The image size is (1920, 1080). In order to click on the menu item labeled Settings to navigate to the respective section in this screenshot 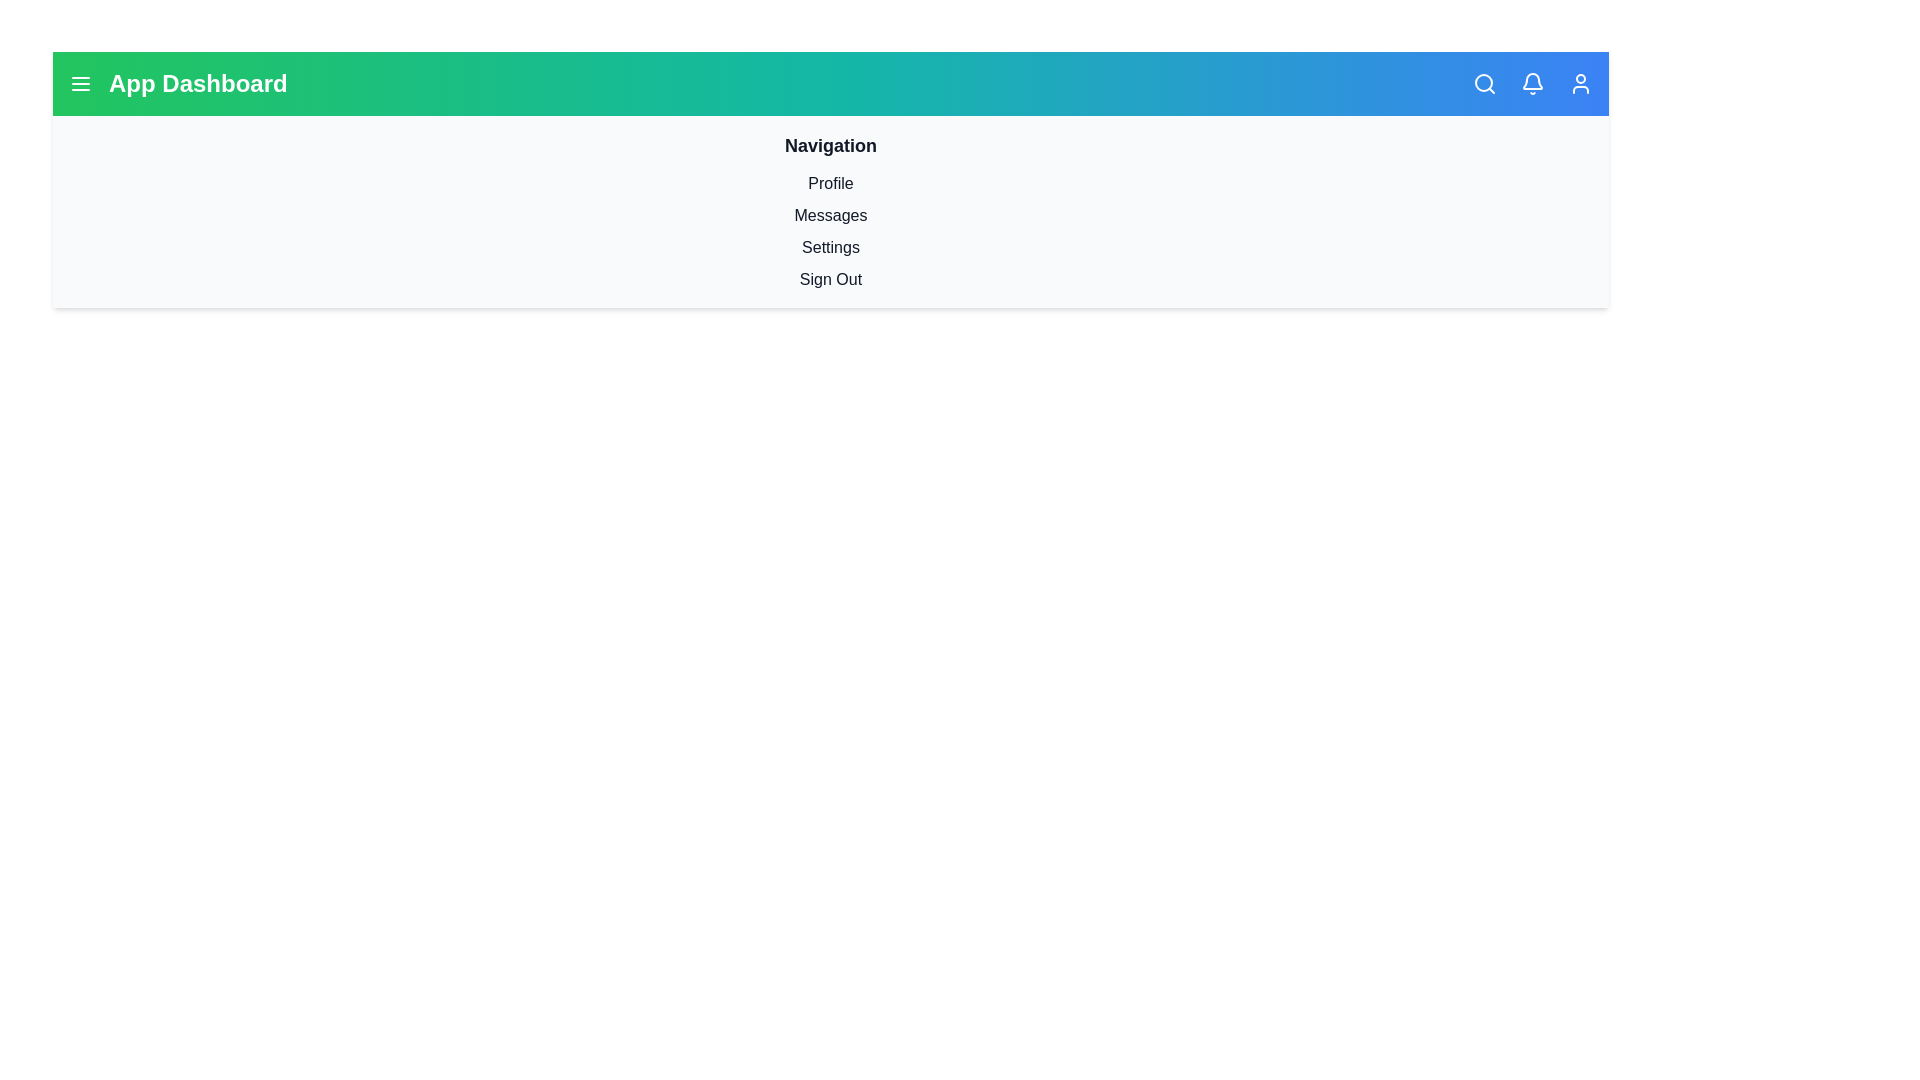, I will do `click(830, 246)`.